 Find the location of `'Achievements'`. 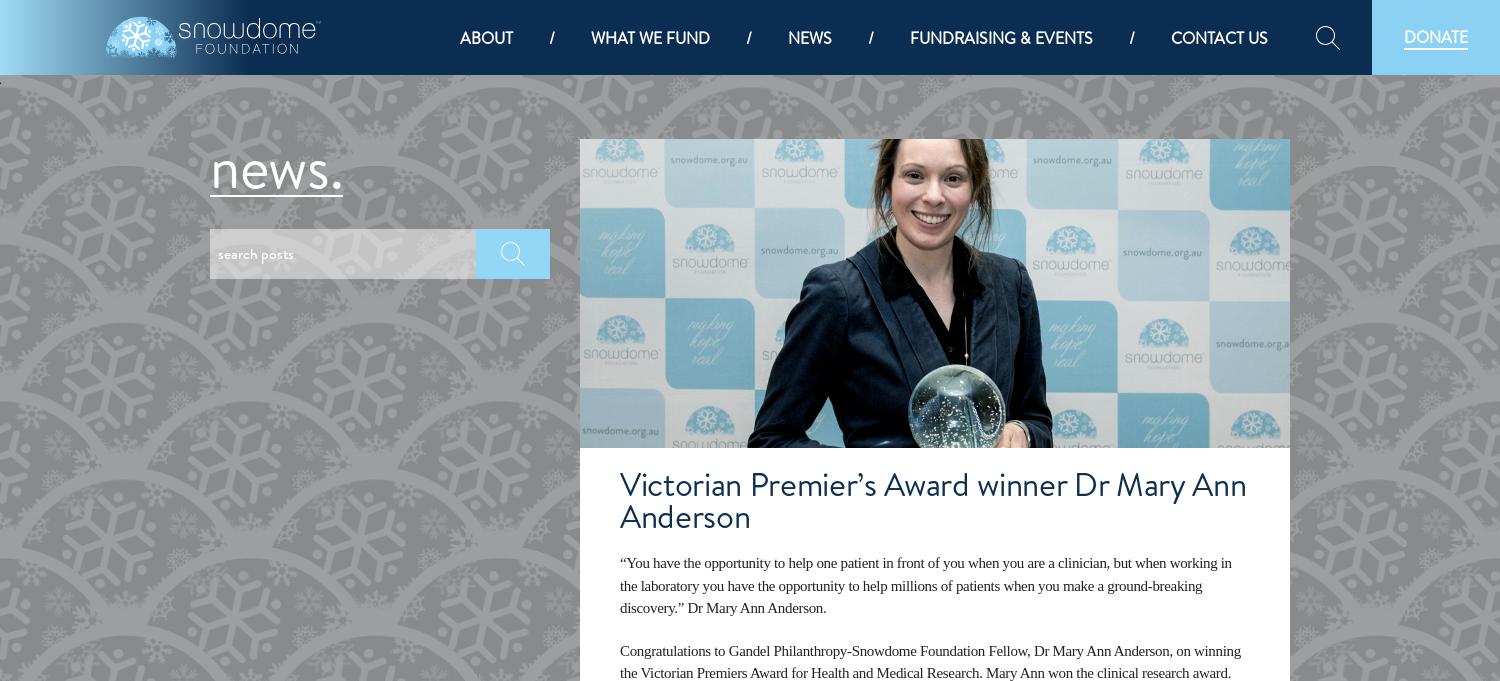

'Achievements' is located at coordinates (523, 308).